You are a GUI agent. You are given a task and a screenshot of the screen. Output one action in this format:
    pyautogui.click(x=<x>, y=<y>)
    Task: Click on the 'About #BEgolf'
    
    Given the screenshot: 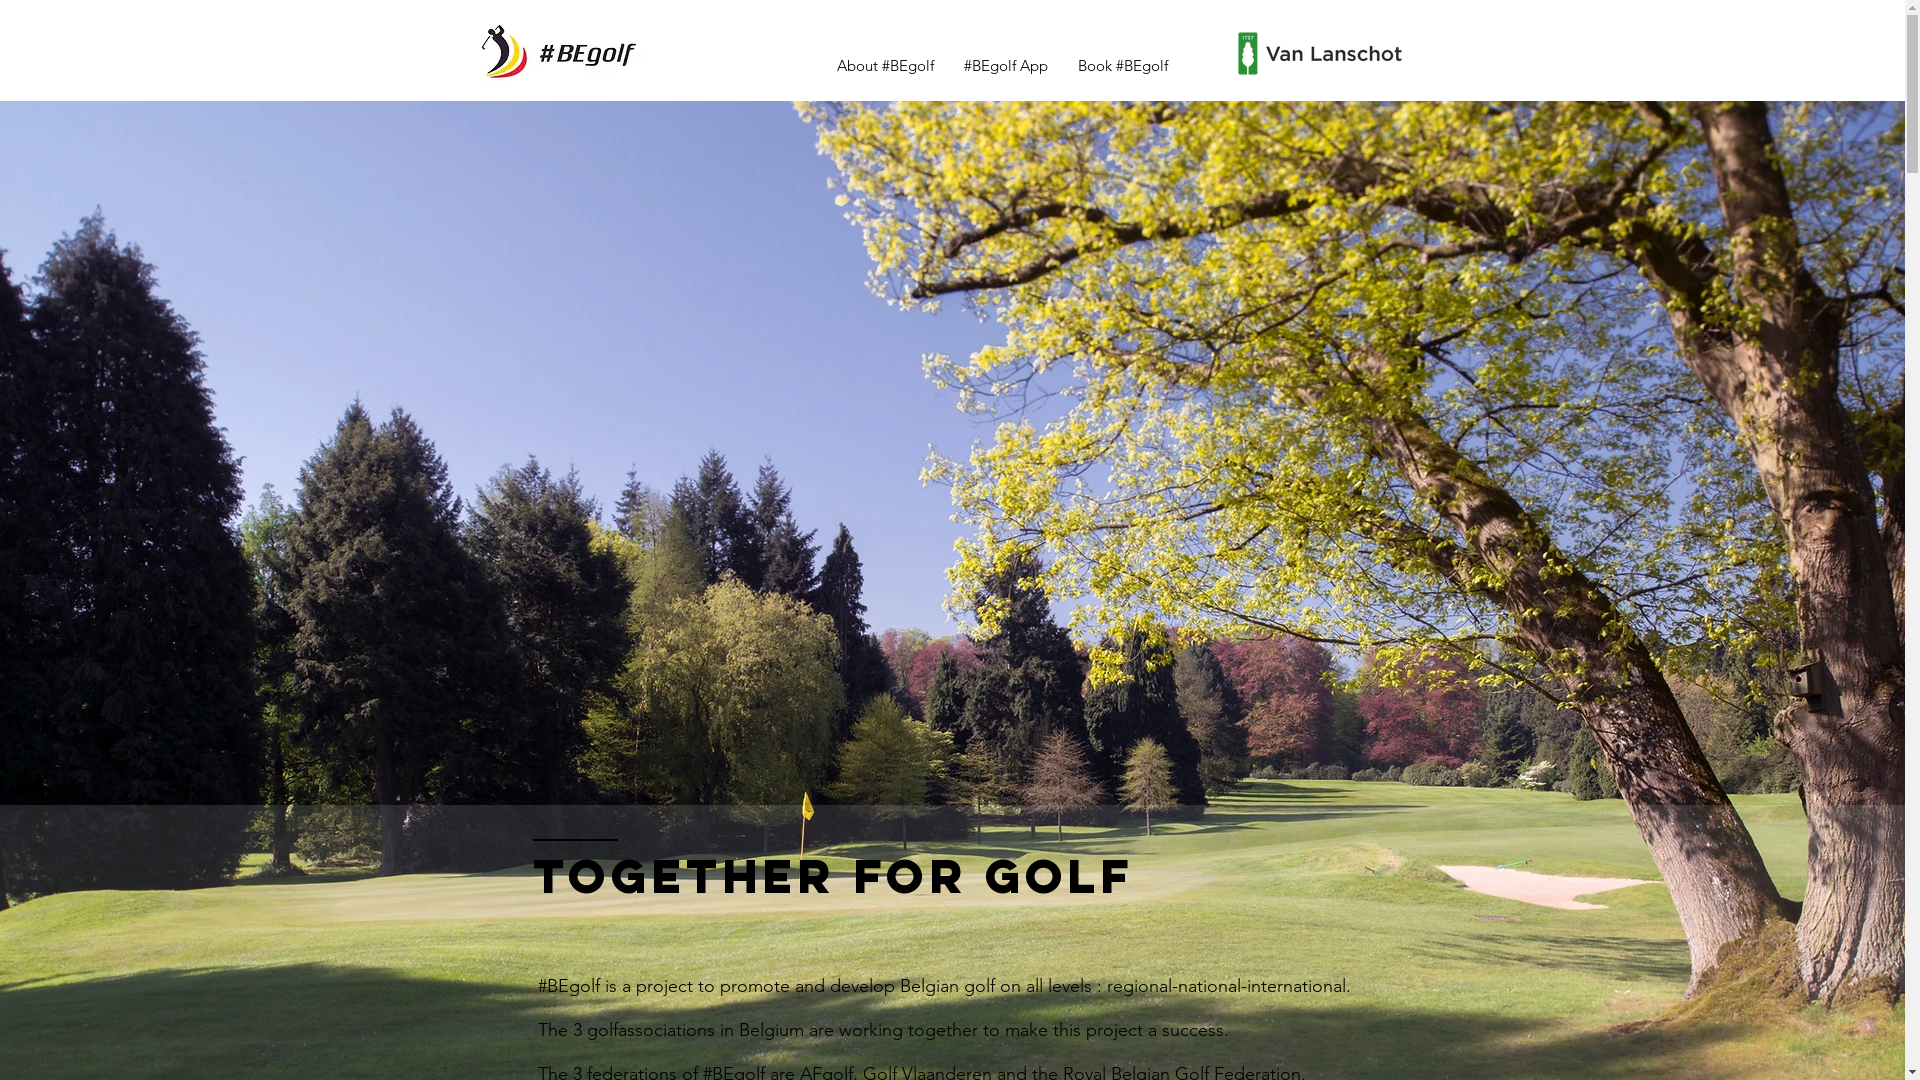 What is the action you would take?
    pyautogui.click(x=821, y=64)
    